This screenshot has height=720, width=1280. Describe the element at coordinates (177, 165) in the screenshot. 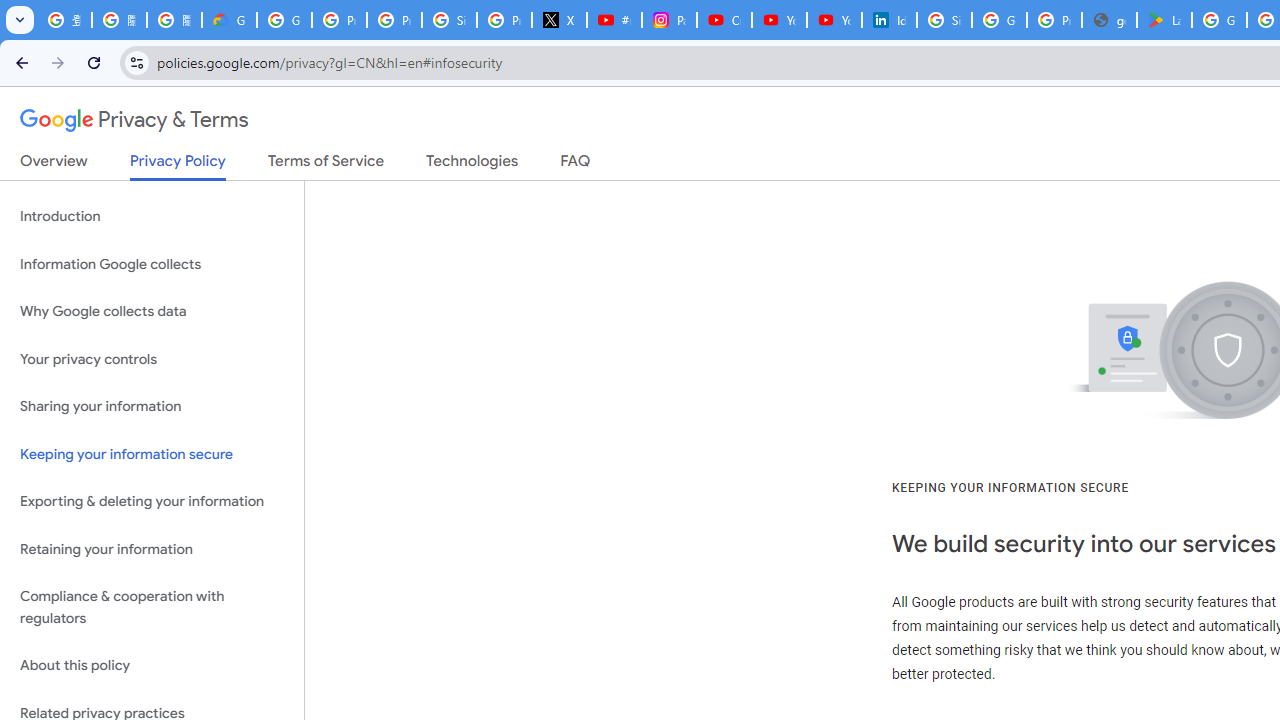

I see `'Privacy Policy'` at that location.